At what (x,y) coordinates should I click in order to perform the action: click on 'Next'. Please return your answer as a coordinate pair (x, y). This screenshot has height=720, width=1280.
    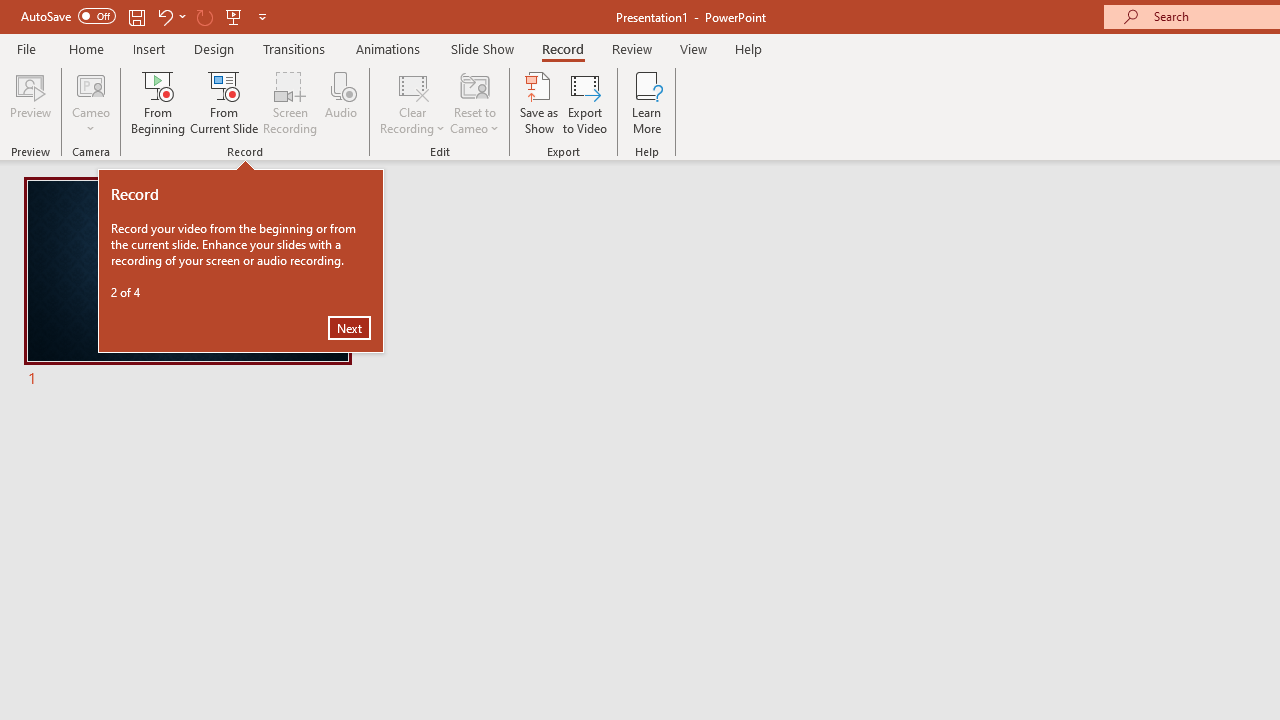
    Looking at the image, I should click on (349, 326).